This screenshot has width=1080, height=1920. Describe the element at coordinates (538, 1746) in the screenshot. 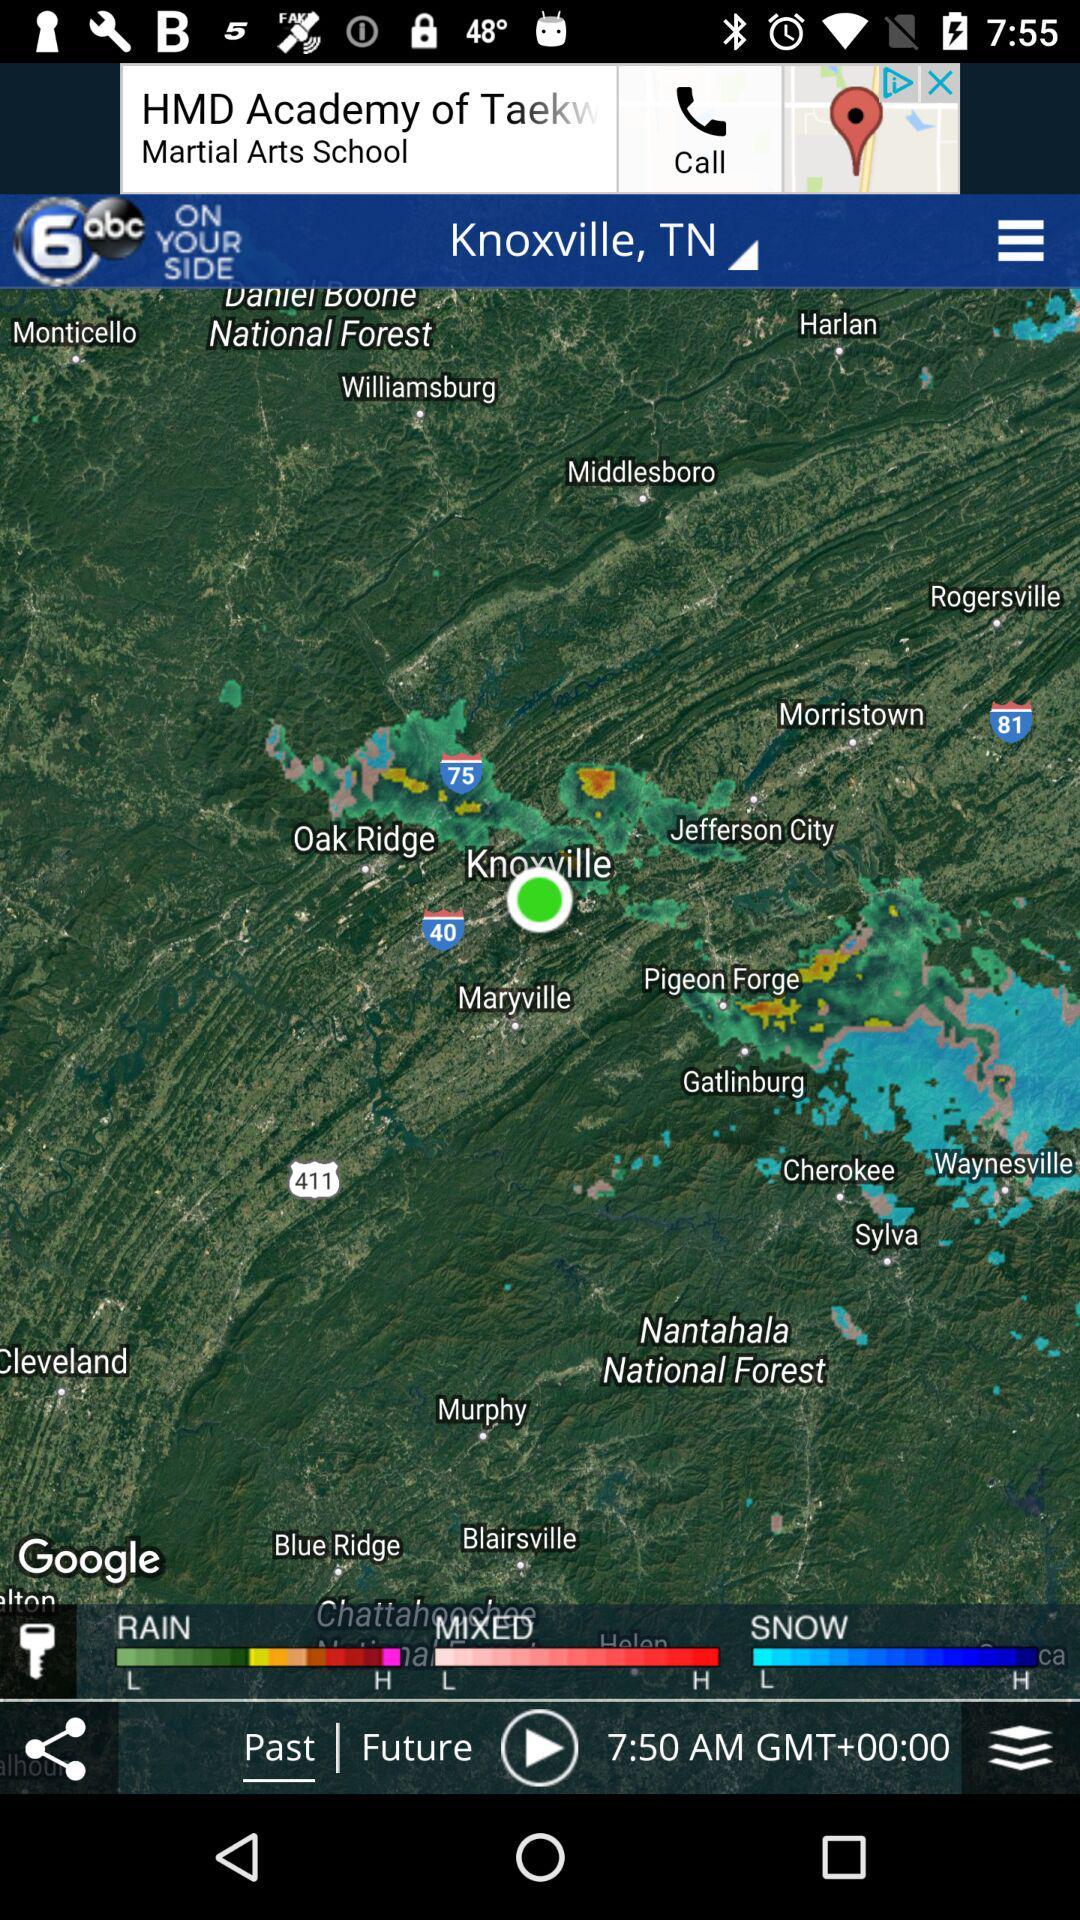

I see `the item to the right of the future` at that location.